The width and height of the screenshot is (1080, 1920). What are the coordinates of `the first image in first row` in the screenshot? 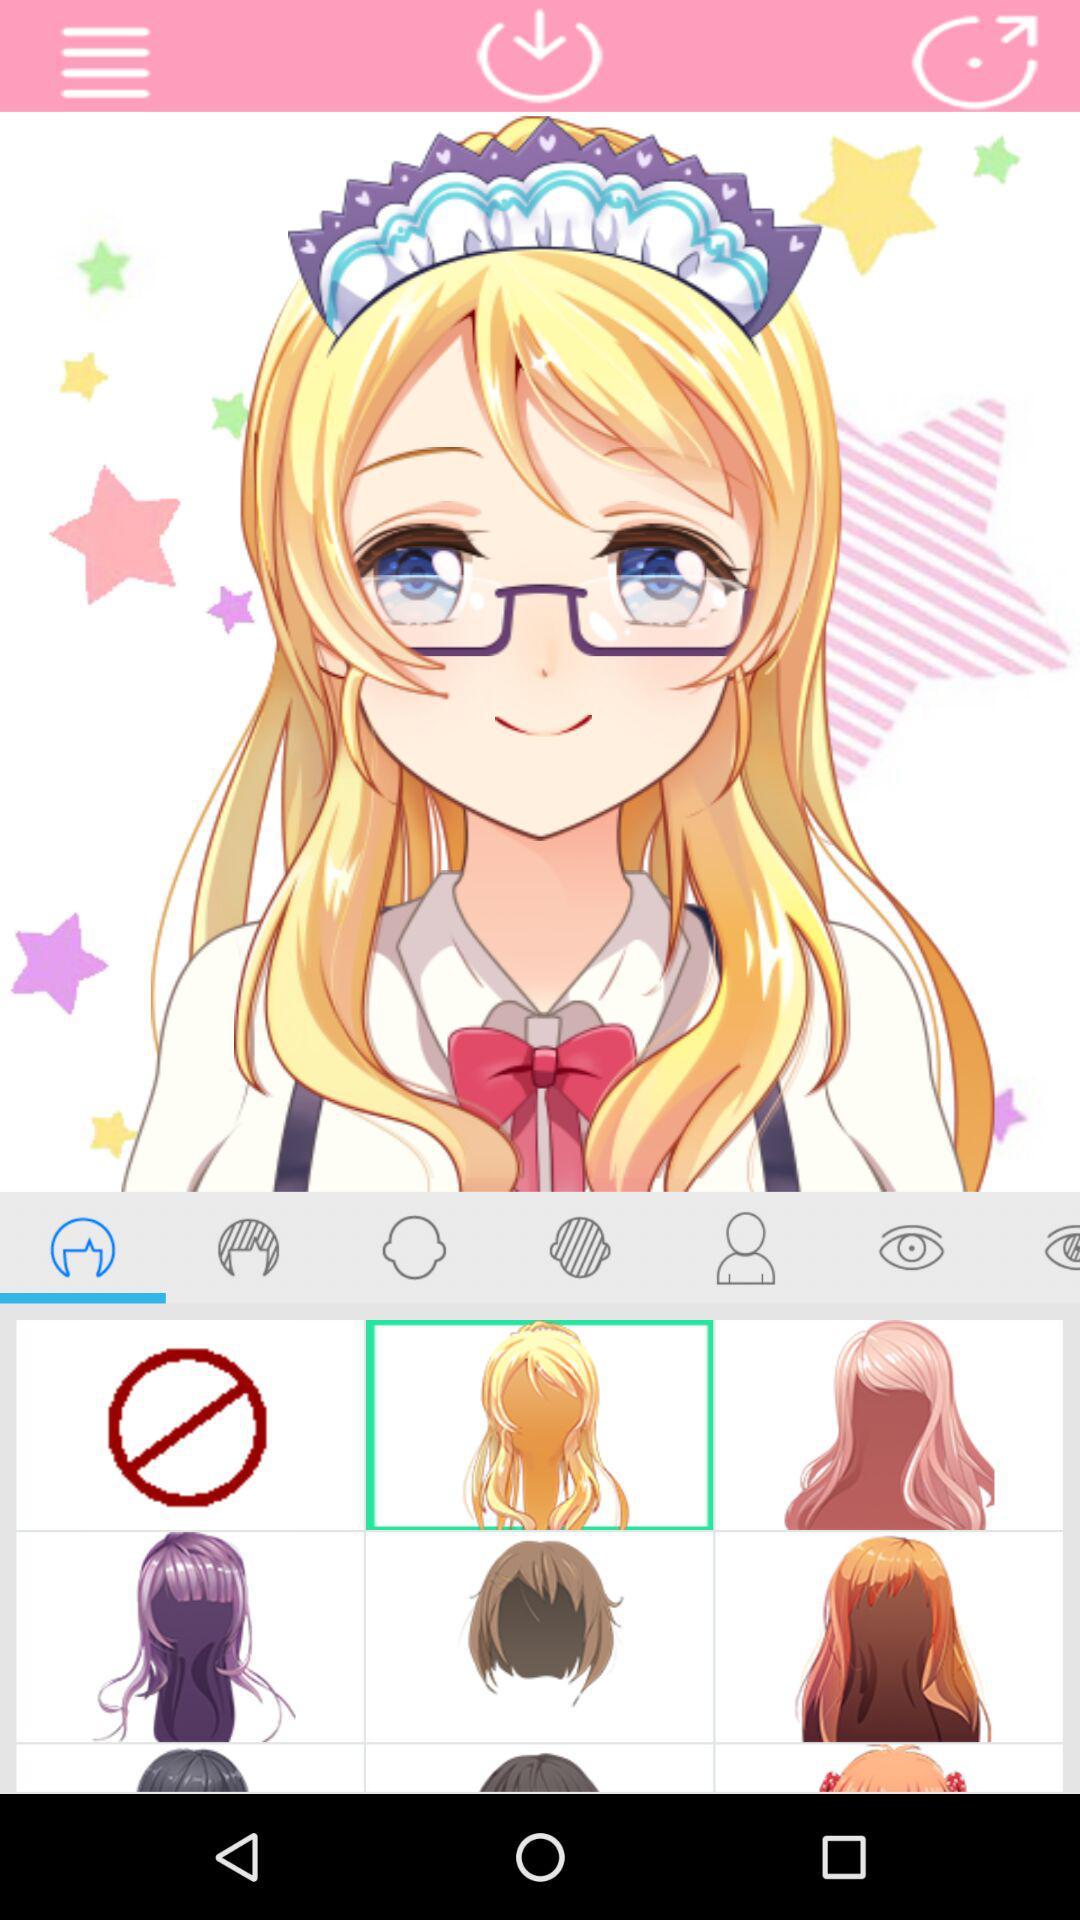 It's located at (190, 1424).